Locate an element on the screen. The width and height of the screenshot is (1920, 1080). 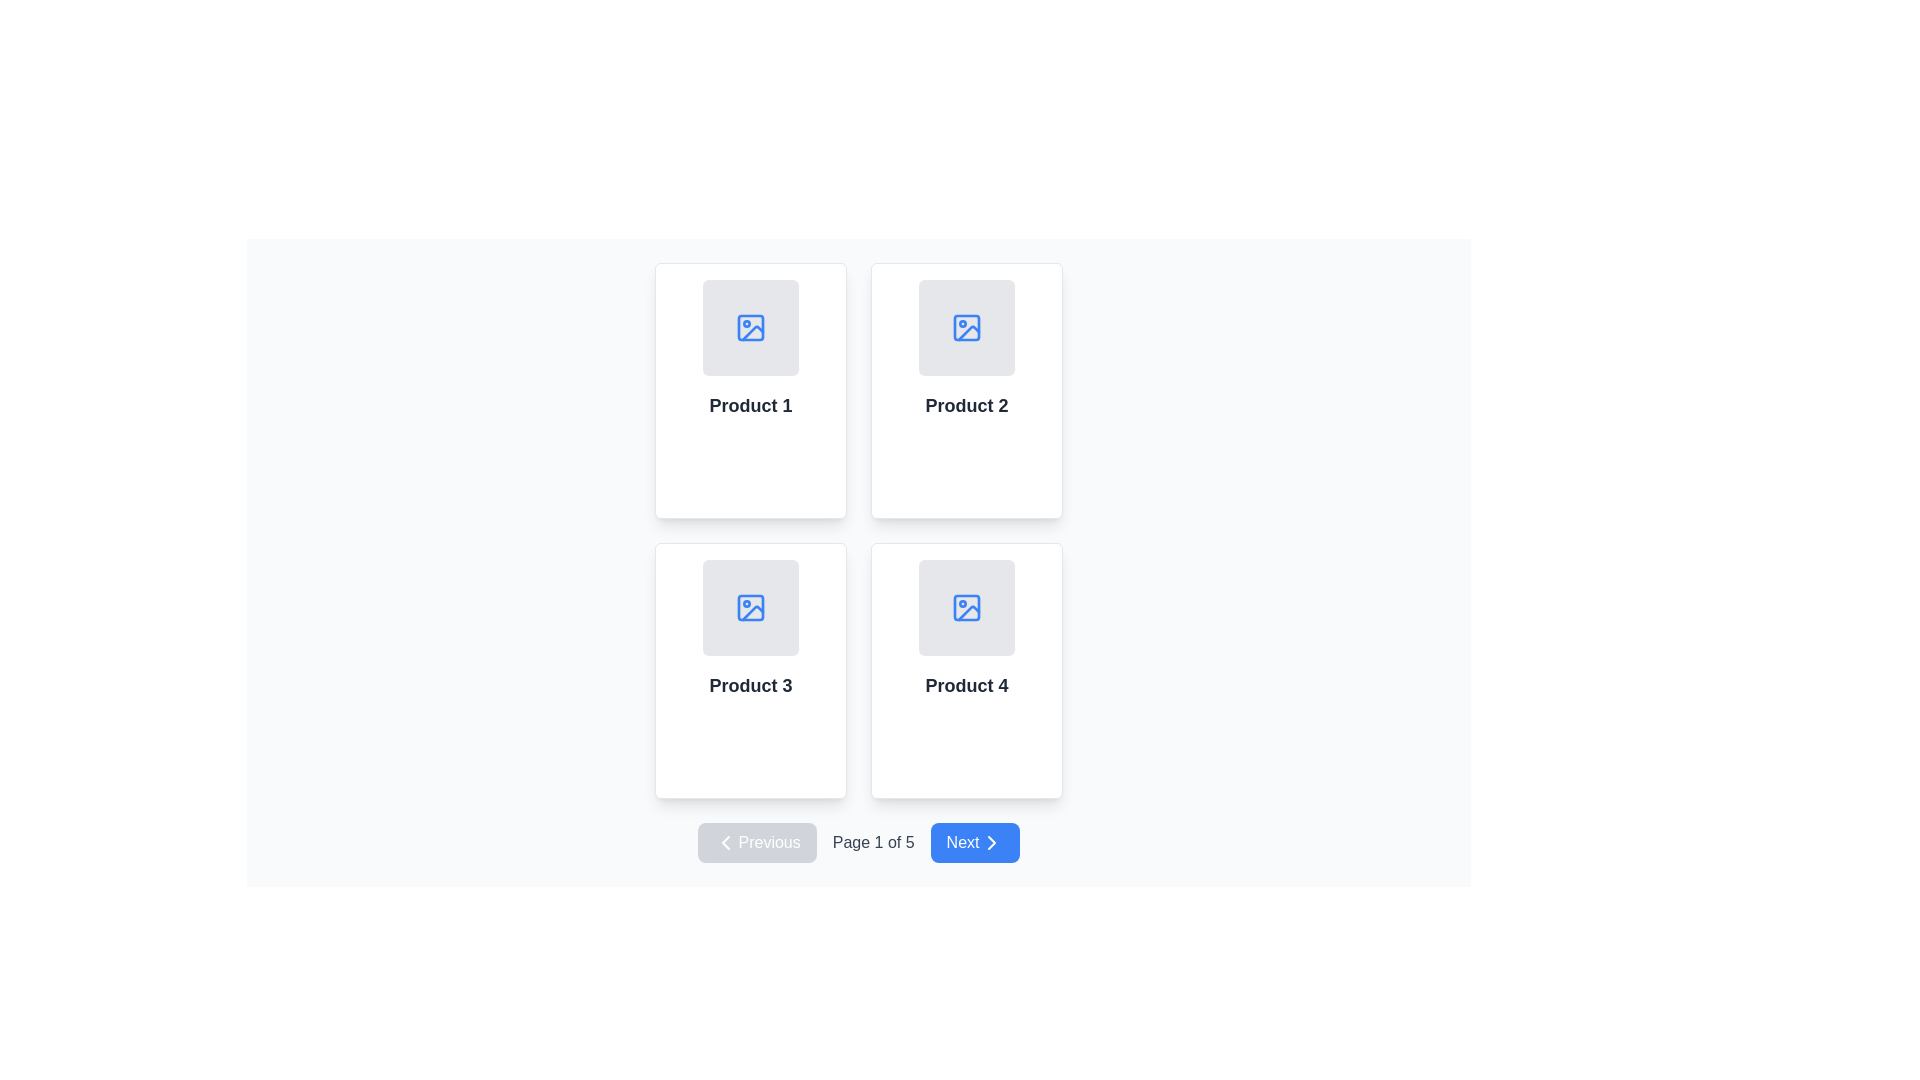
the blue stylized image indicator icon within the 'Product 3' card, which is positioned in the bottom-left quadrant of the grid layout is located at coordinates (749, 607).